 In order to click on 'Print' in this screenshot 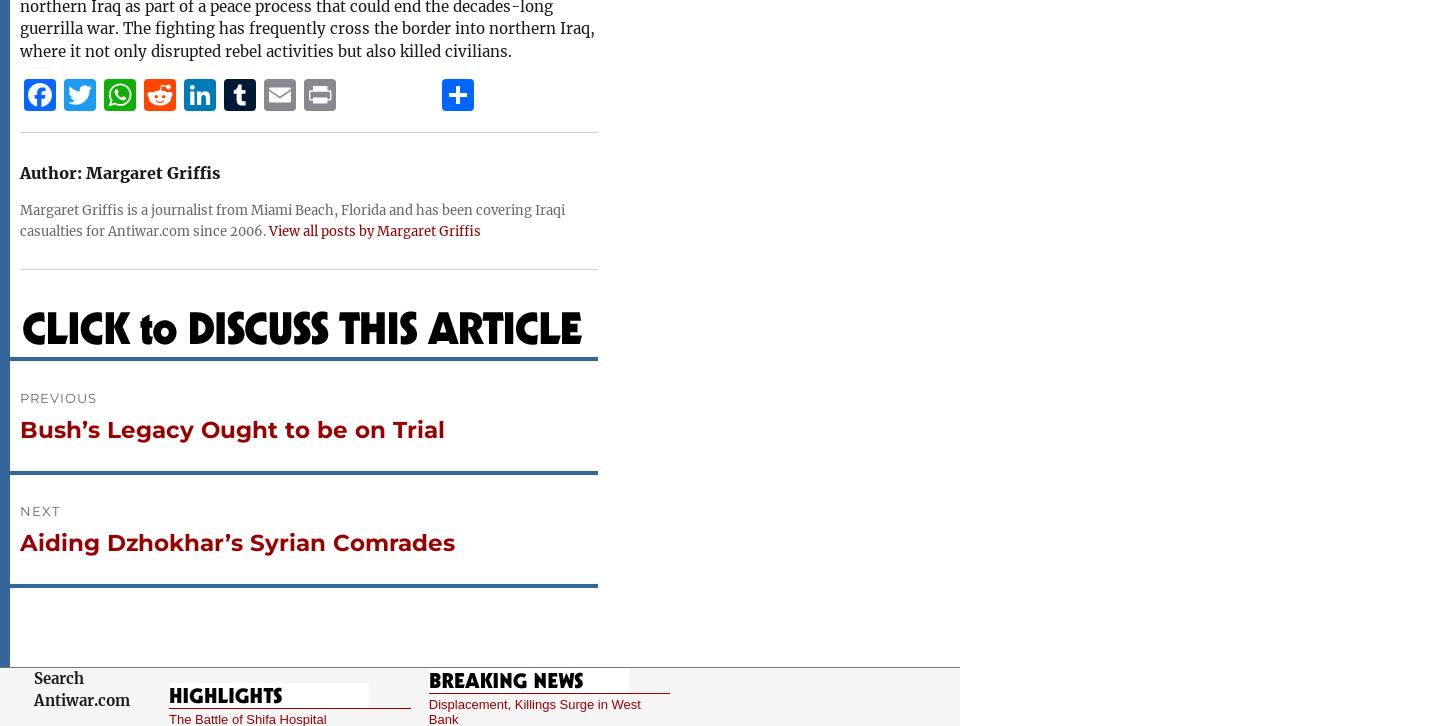, I will do `click(335, 143)`.